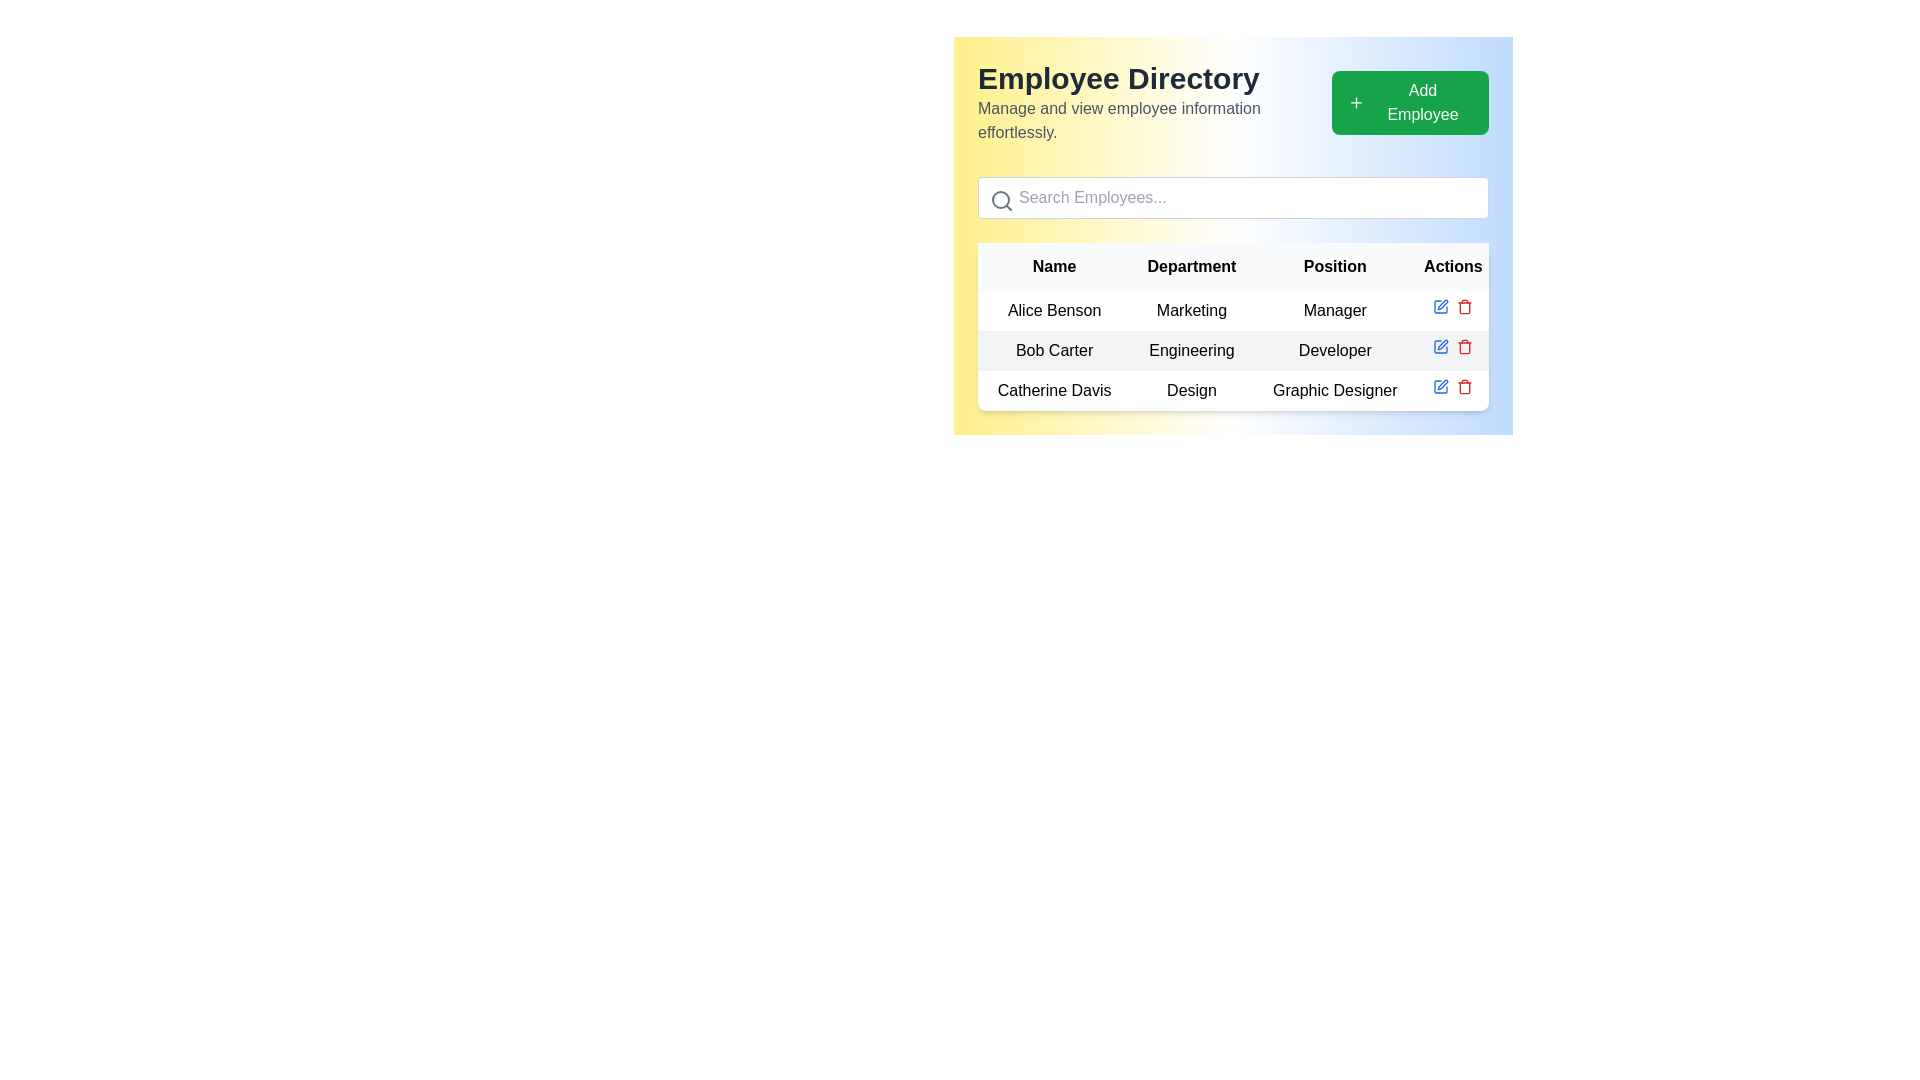 Image resolution: width=1920 pixels, height=1080 pixels. I want to click on text content of the table row presenting employee information, located in the second row of the table, so click(1232, 350).